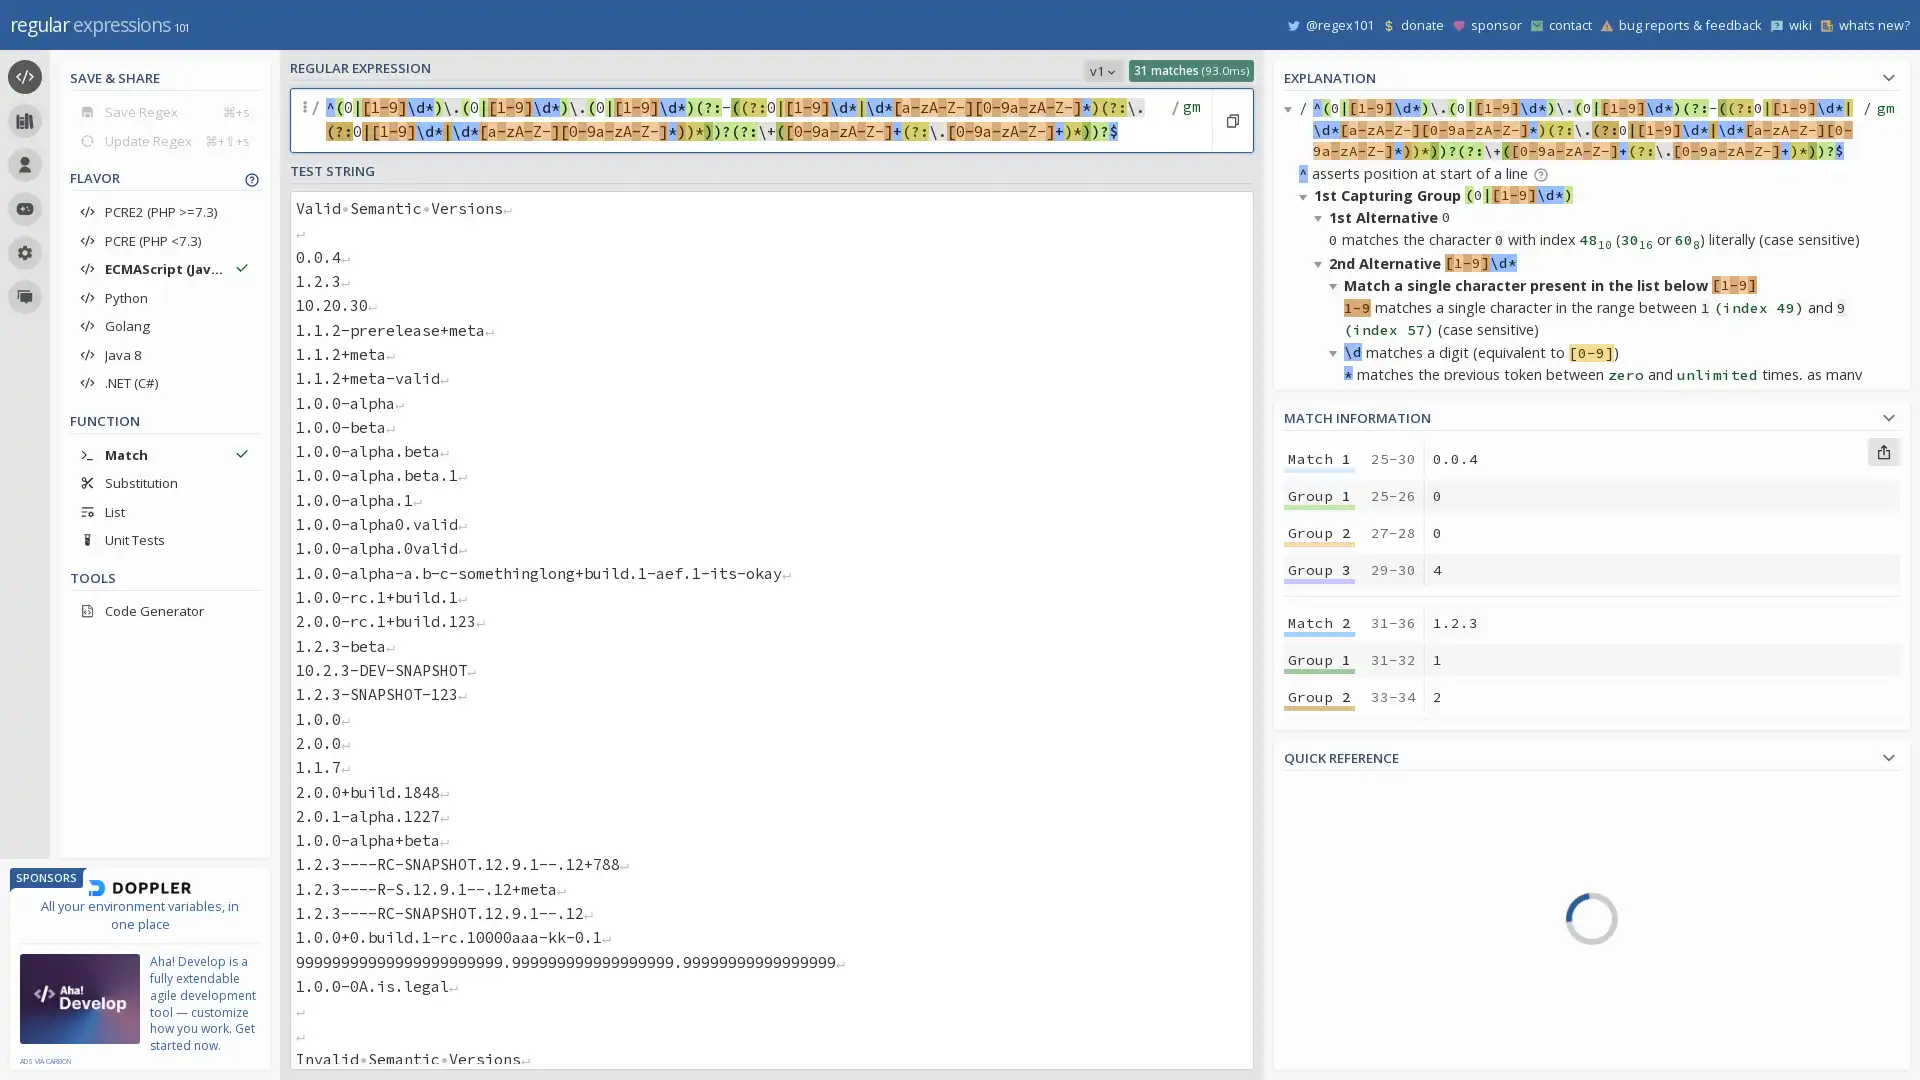 The height and width of the screenshot is (1080, 1920). What do you see at coordinates (1319, 495) in the screenshot?
I see `Group 1` at bounding box center [1319, 495].